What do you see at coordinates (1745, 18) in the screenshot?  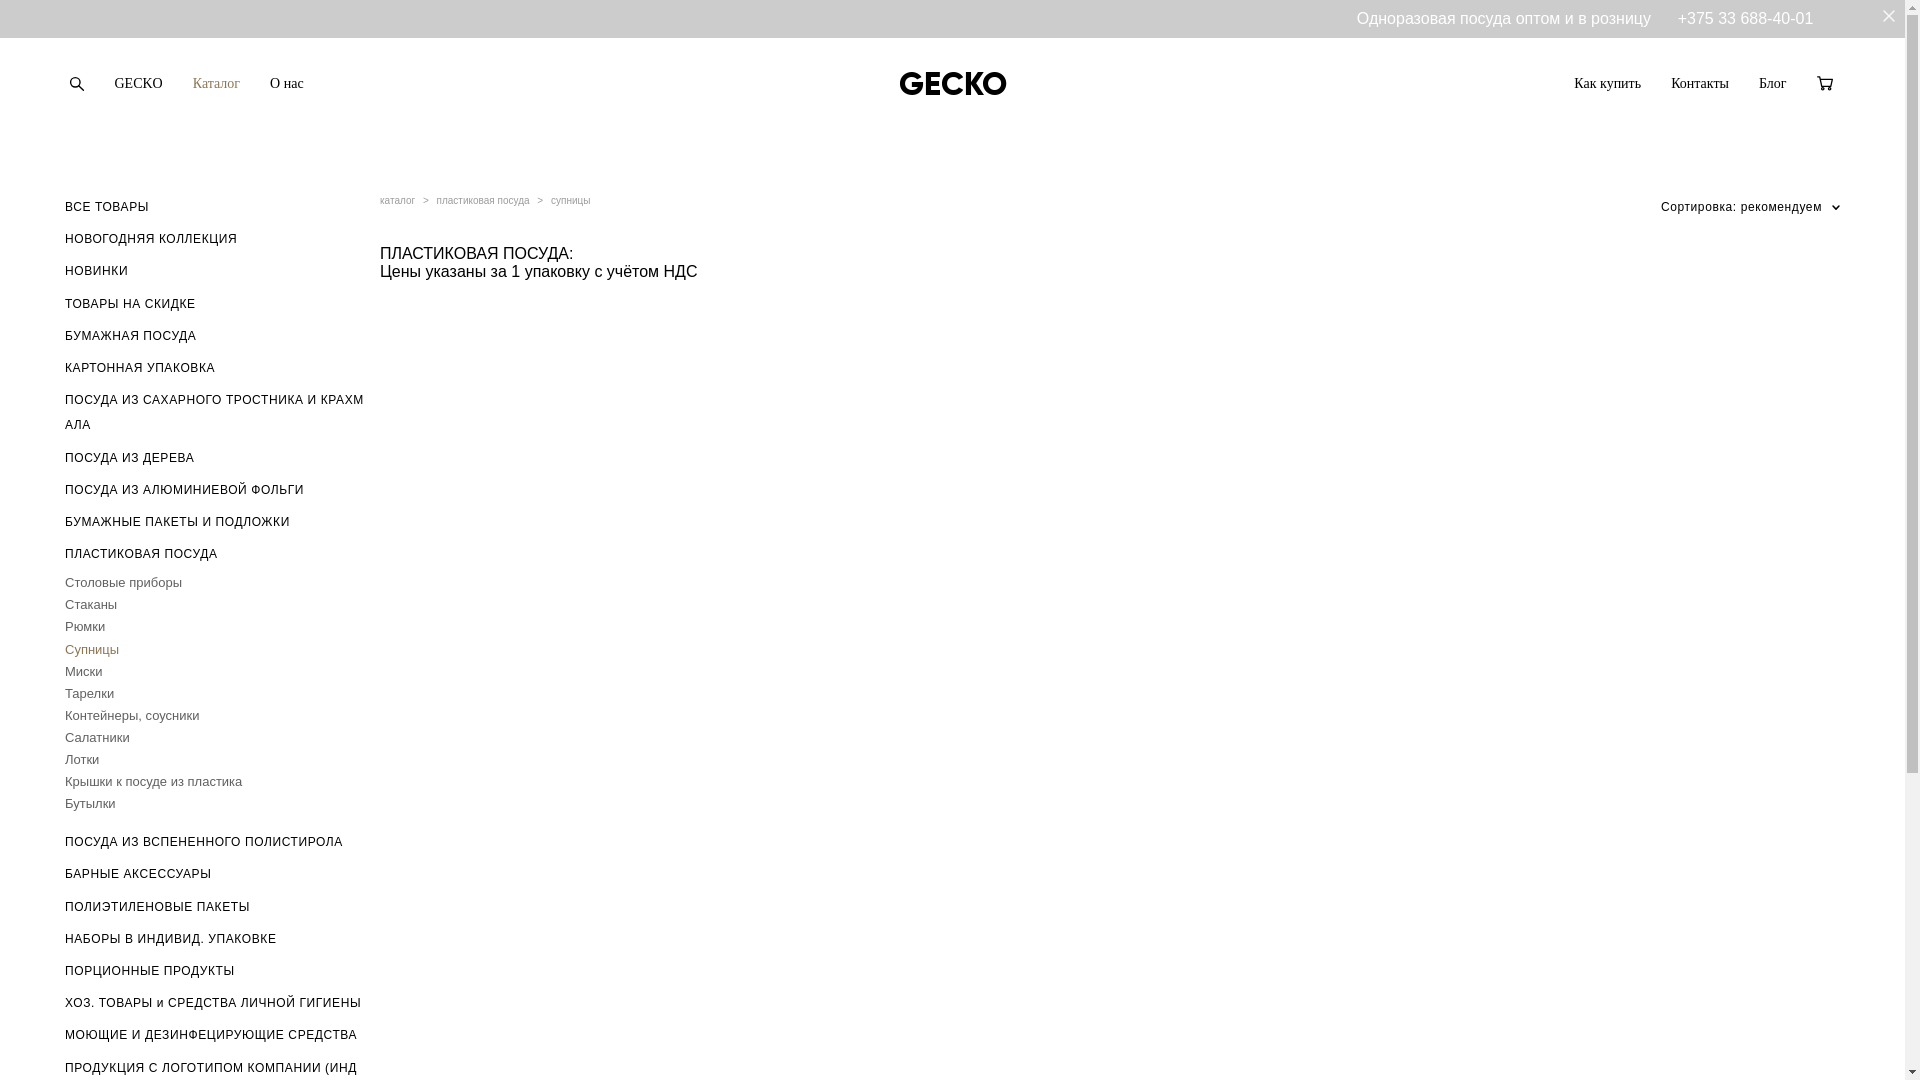 I see `'+375 33 688-40-01'` at bounding box center [1745, 18].